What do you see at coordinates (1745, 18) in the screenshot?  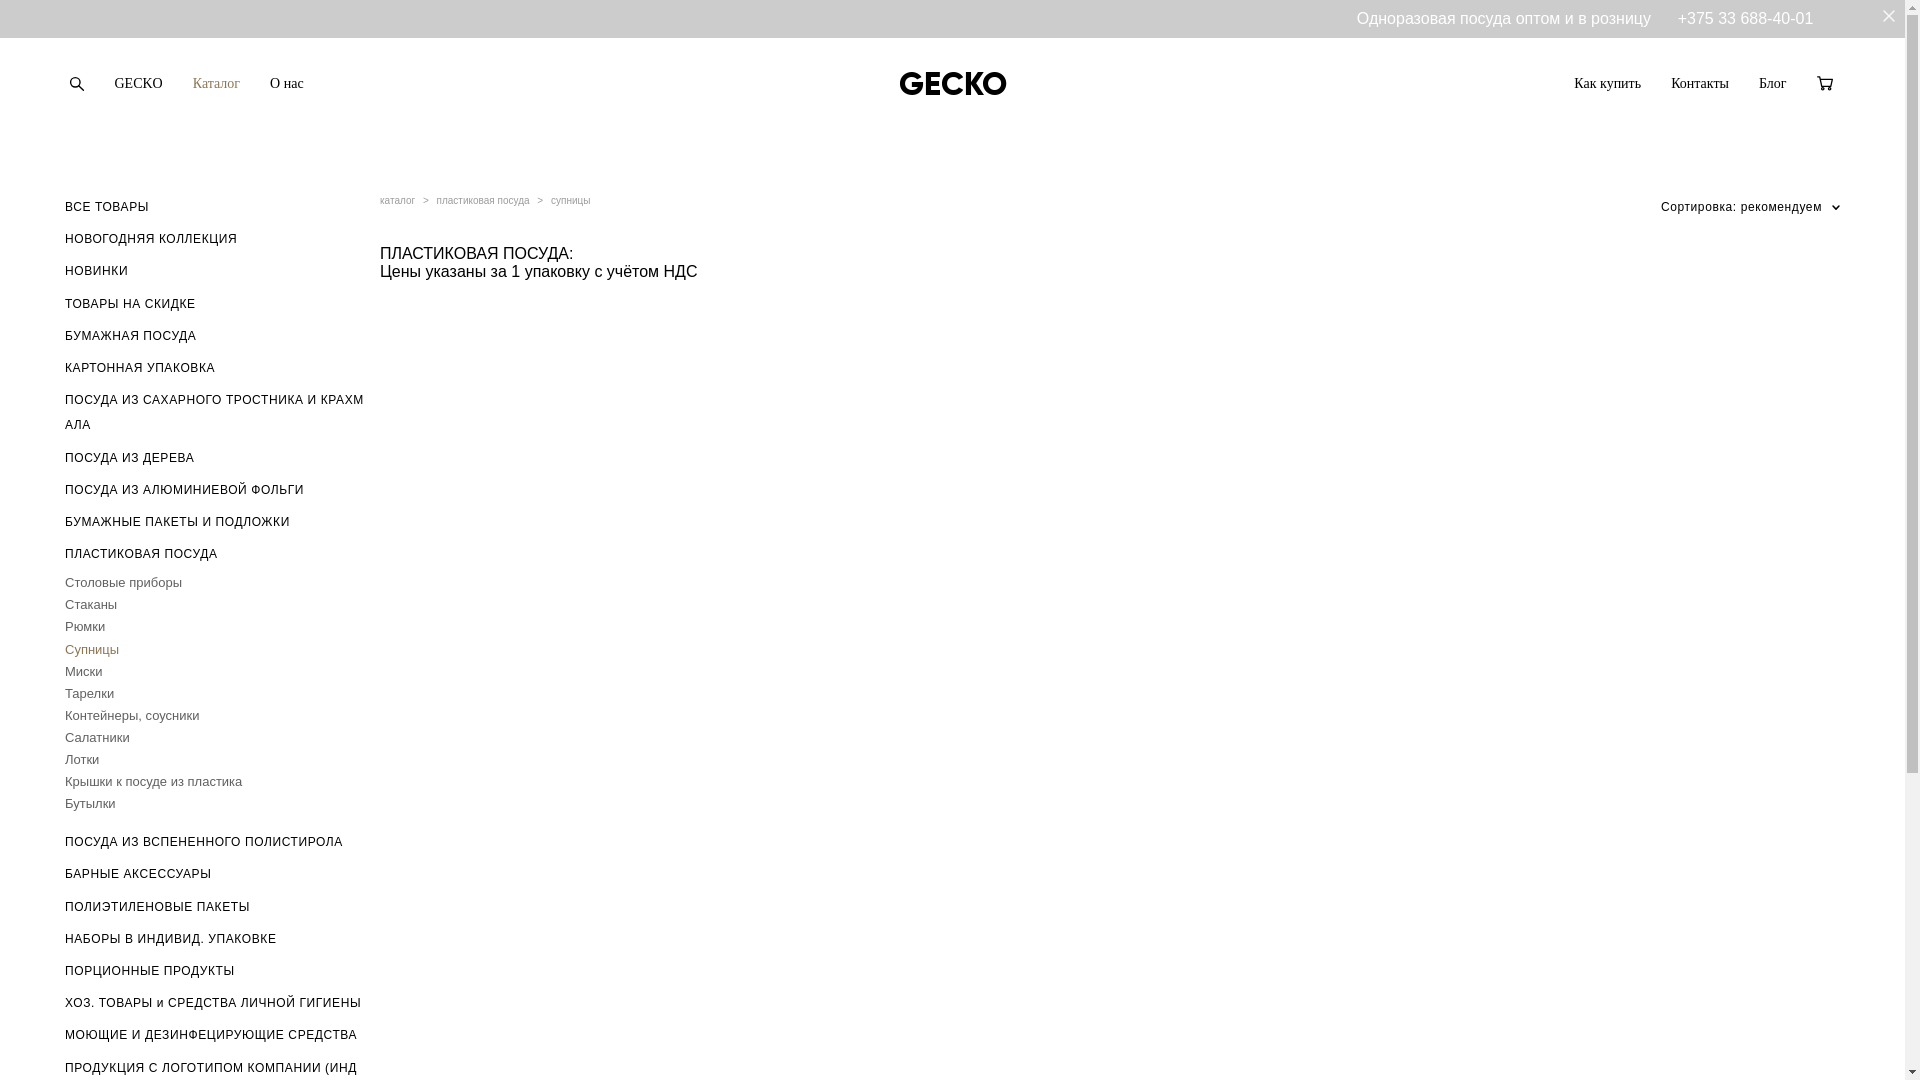 I see `'+375 33 688-40-01'` at bounding box center [1745, 18].